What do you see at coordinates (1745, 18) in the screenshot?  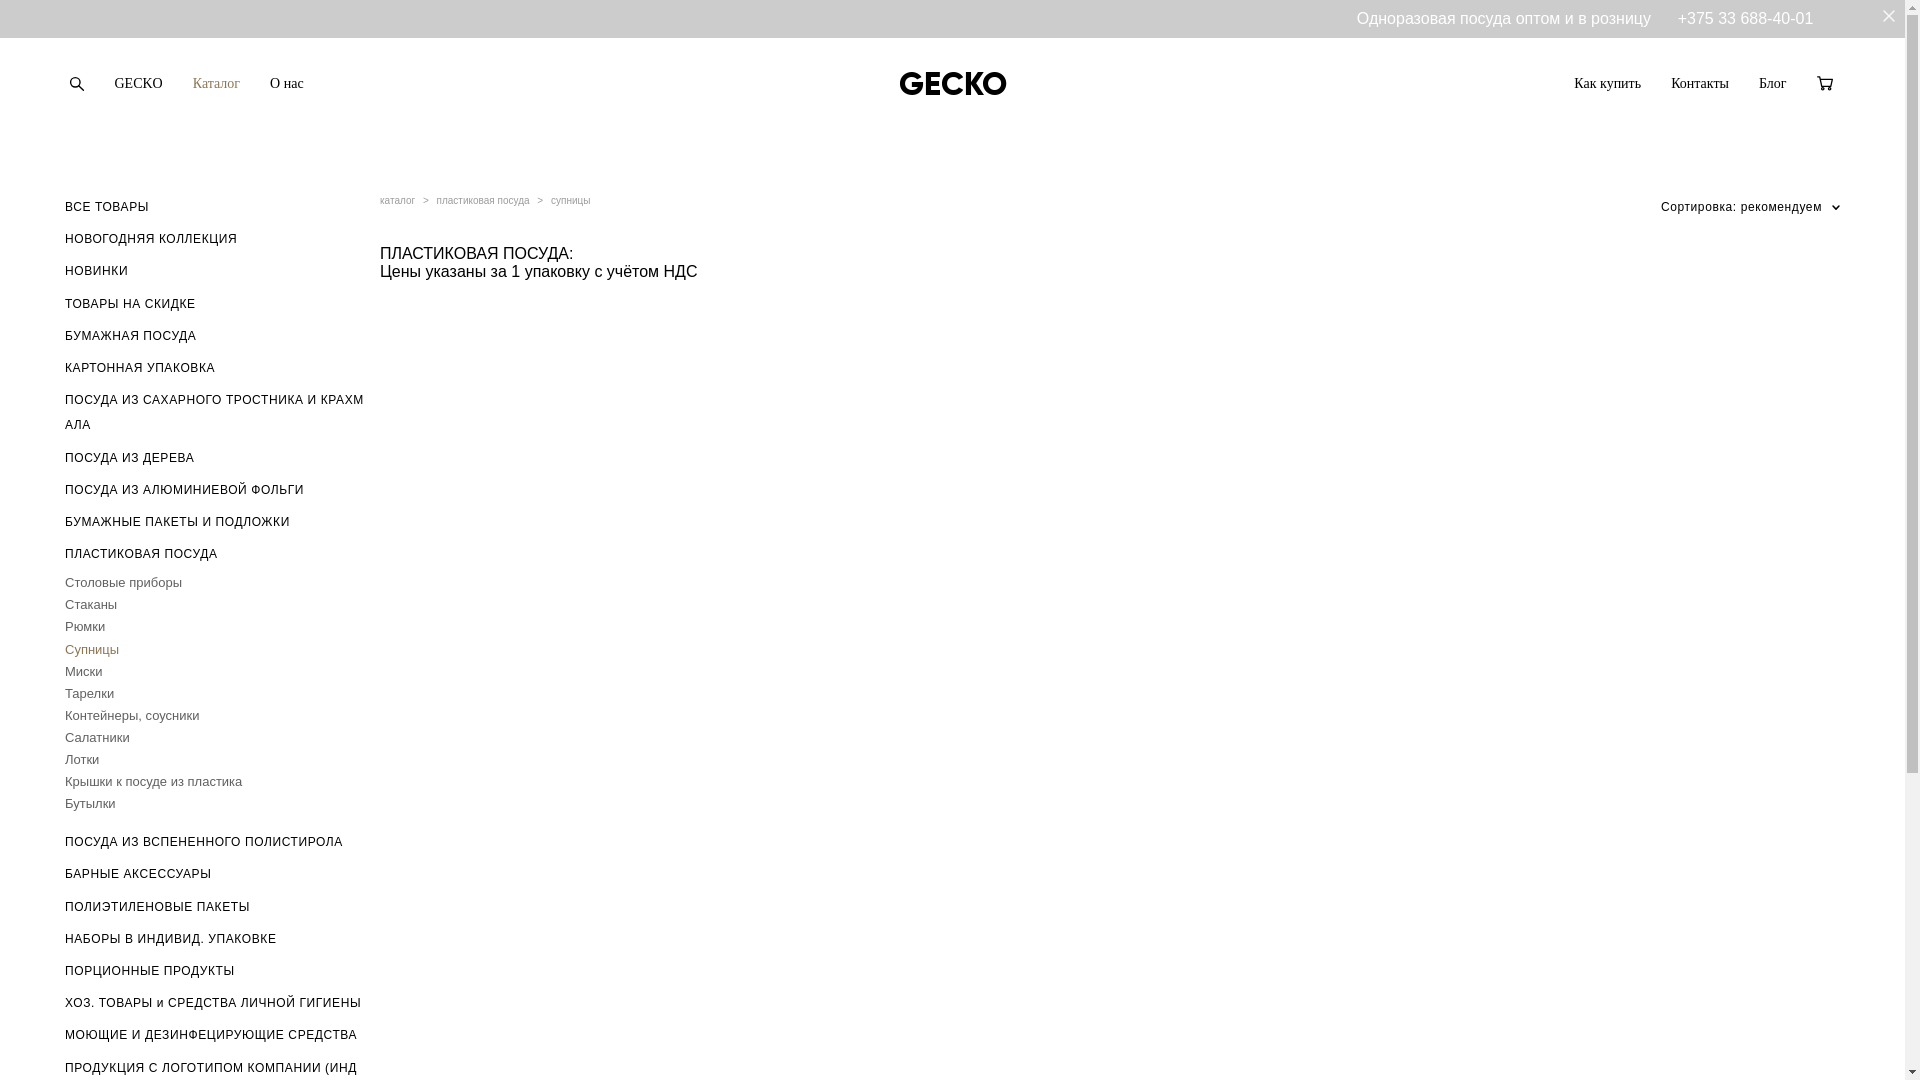 I see `'+375 33 688-40-01'` at bounding box center [1745, 18].